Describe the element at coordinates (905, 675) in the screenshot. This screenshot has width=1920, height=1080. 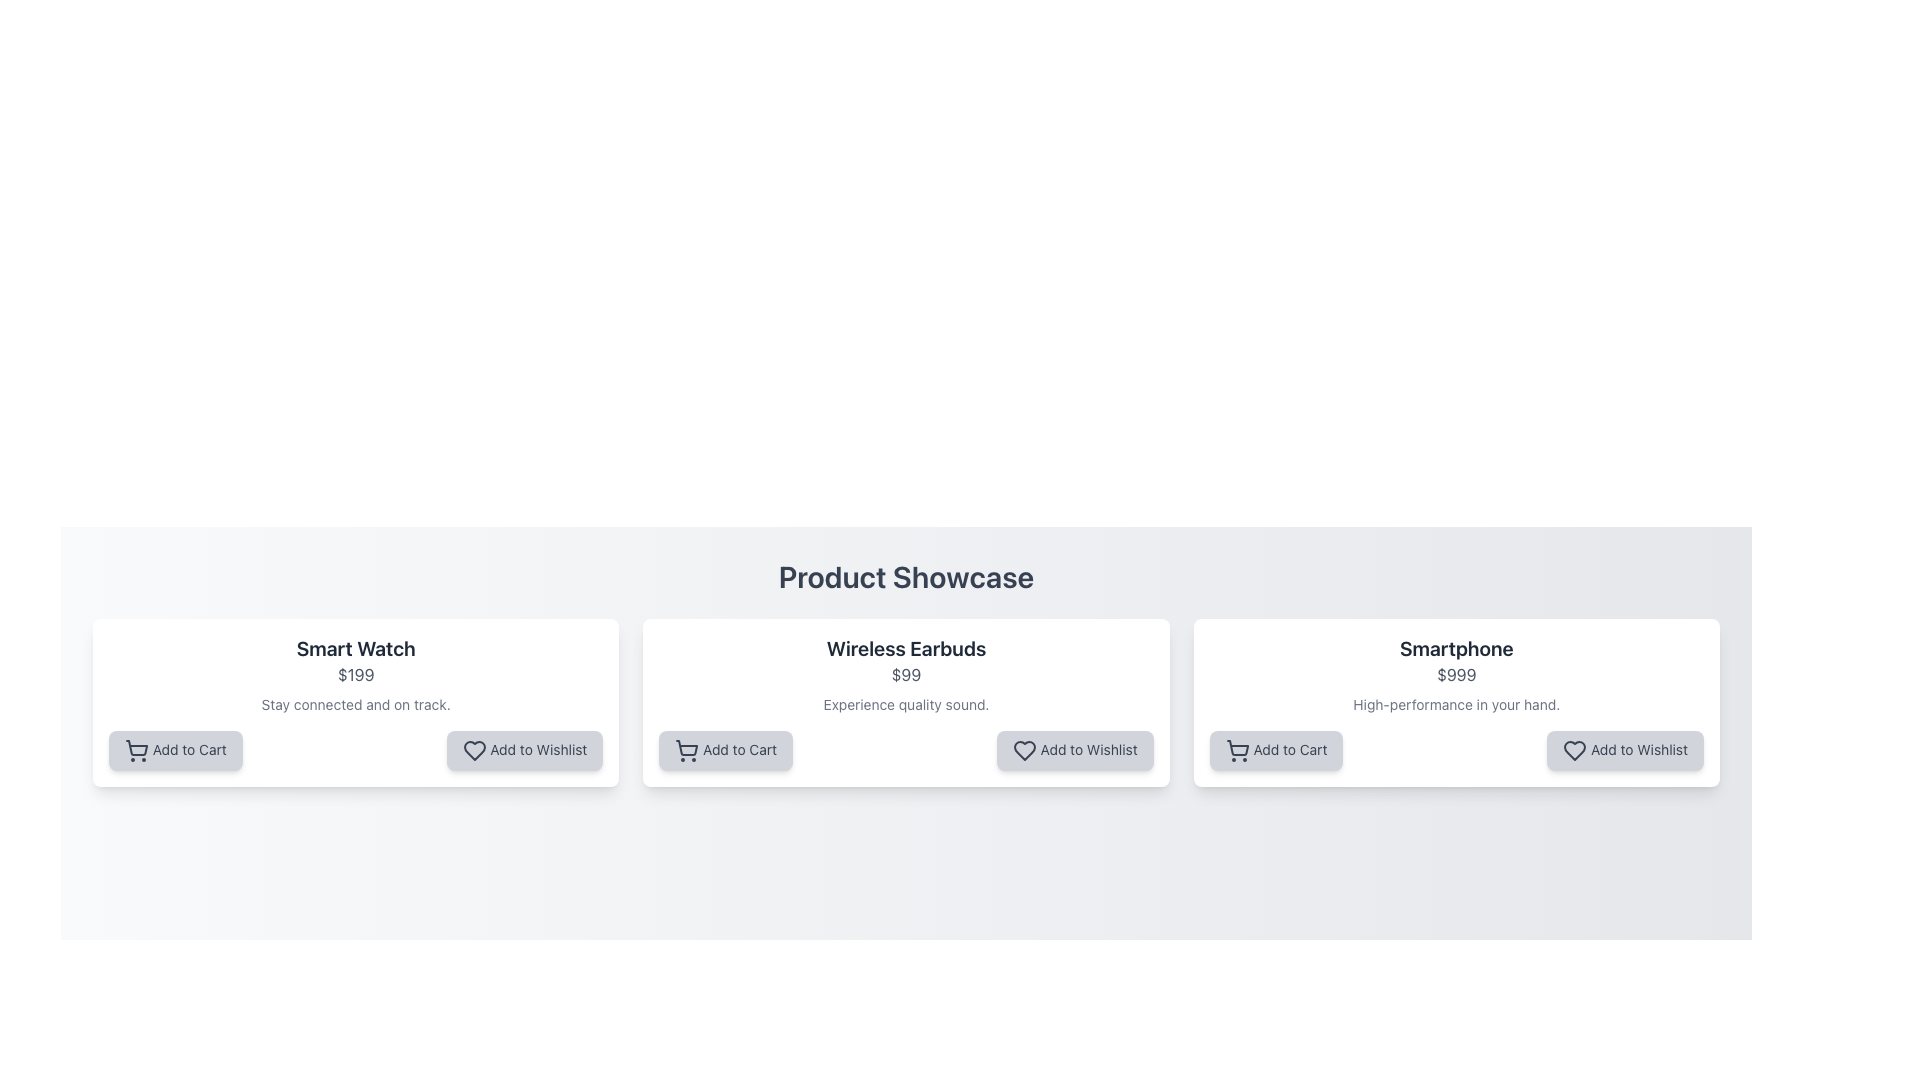
I see `the text label displaying the price '$99' located in the center card of the product showcase under the title 'Wireless Earbuds'` at that location.